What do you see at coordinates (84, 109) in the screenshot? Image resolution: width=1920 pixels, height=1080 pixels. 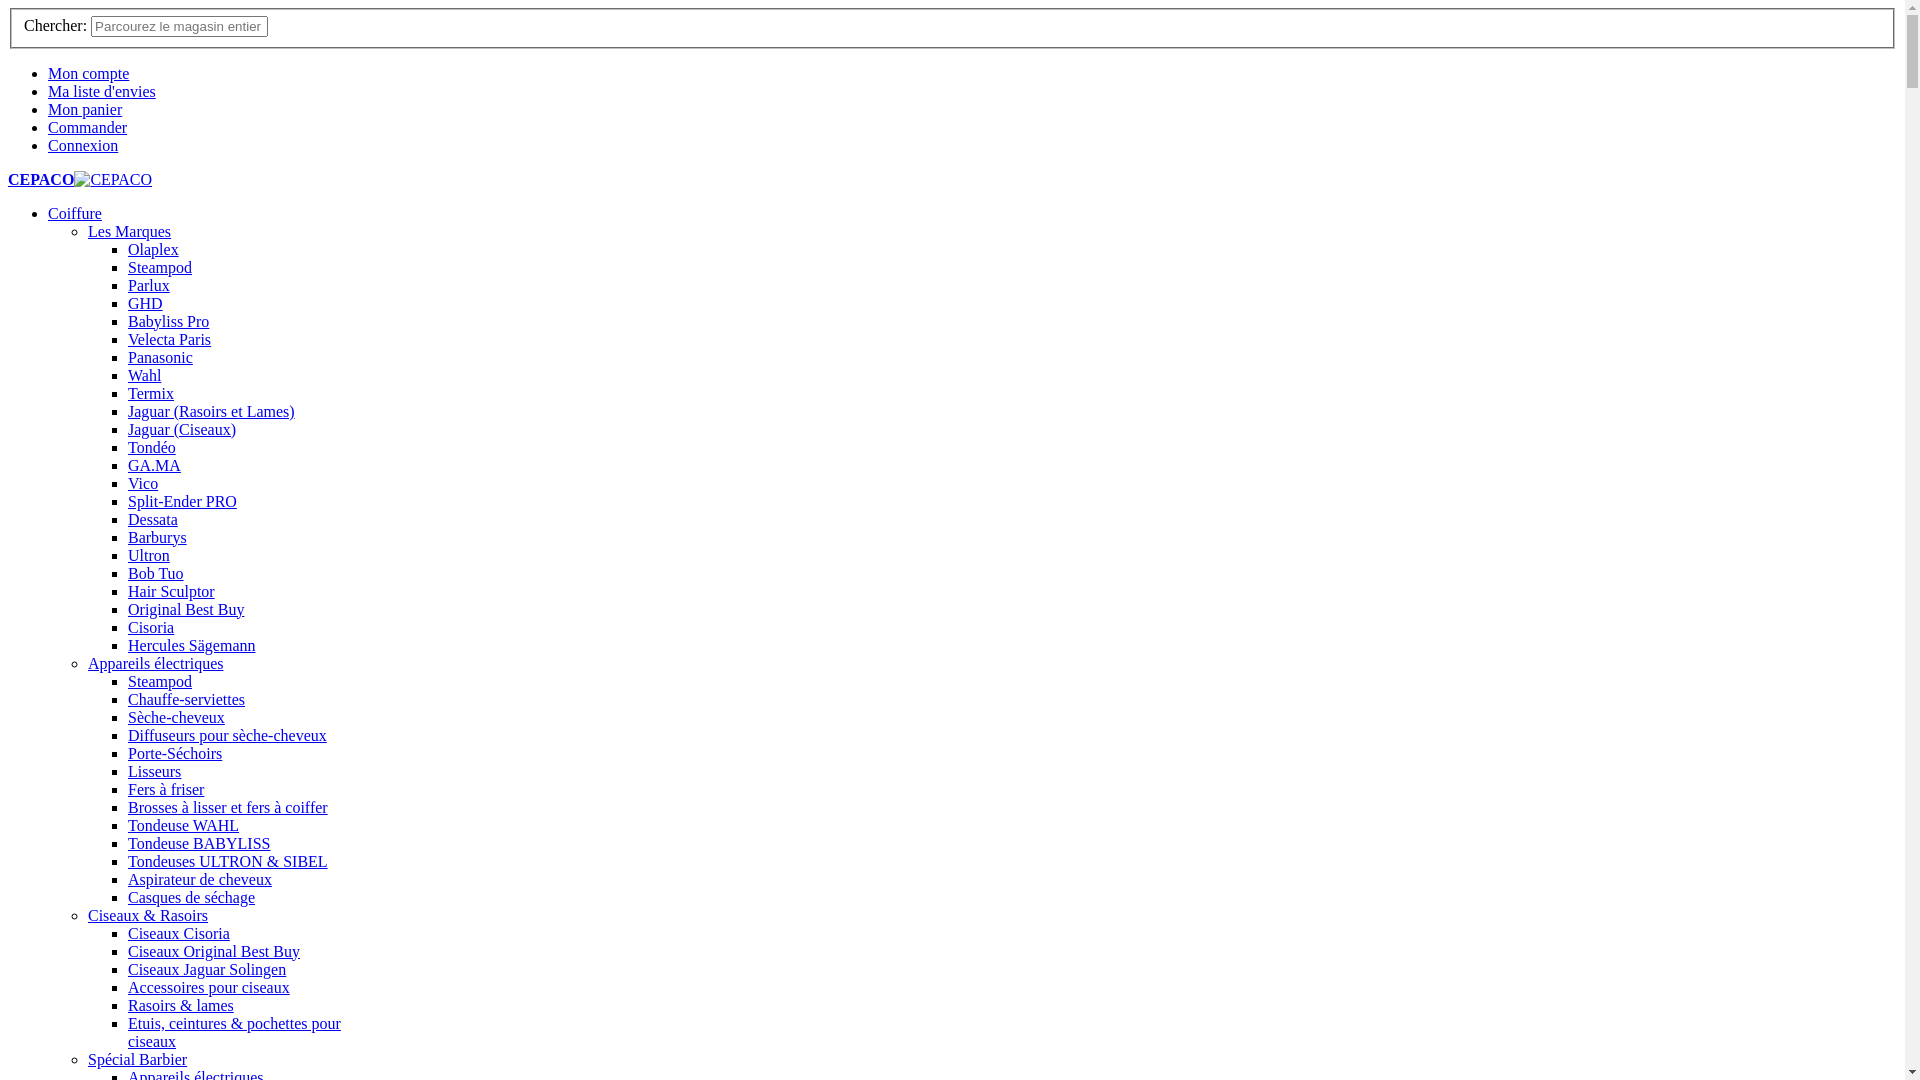 I see `'Mon panier'` at bounding box center [84, 109].